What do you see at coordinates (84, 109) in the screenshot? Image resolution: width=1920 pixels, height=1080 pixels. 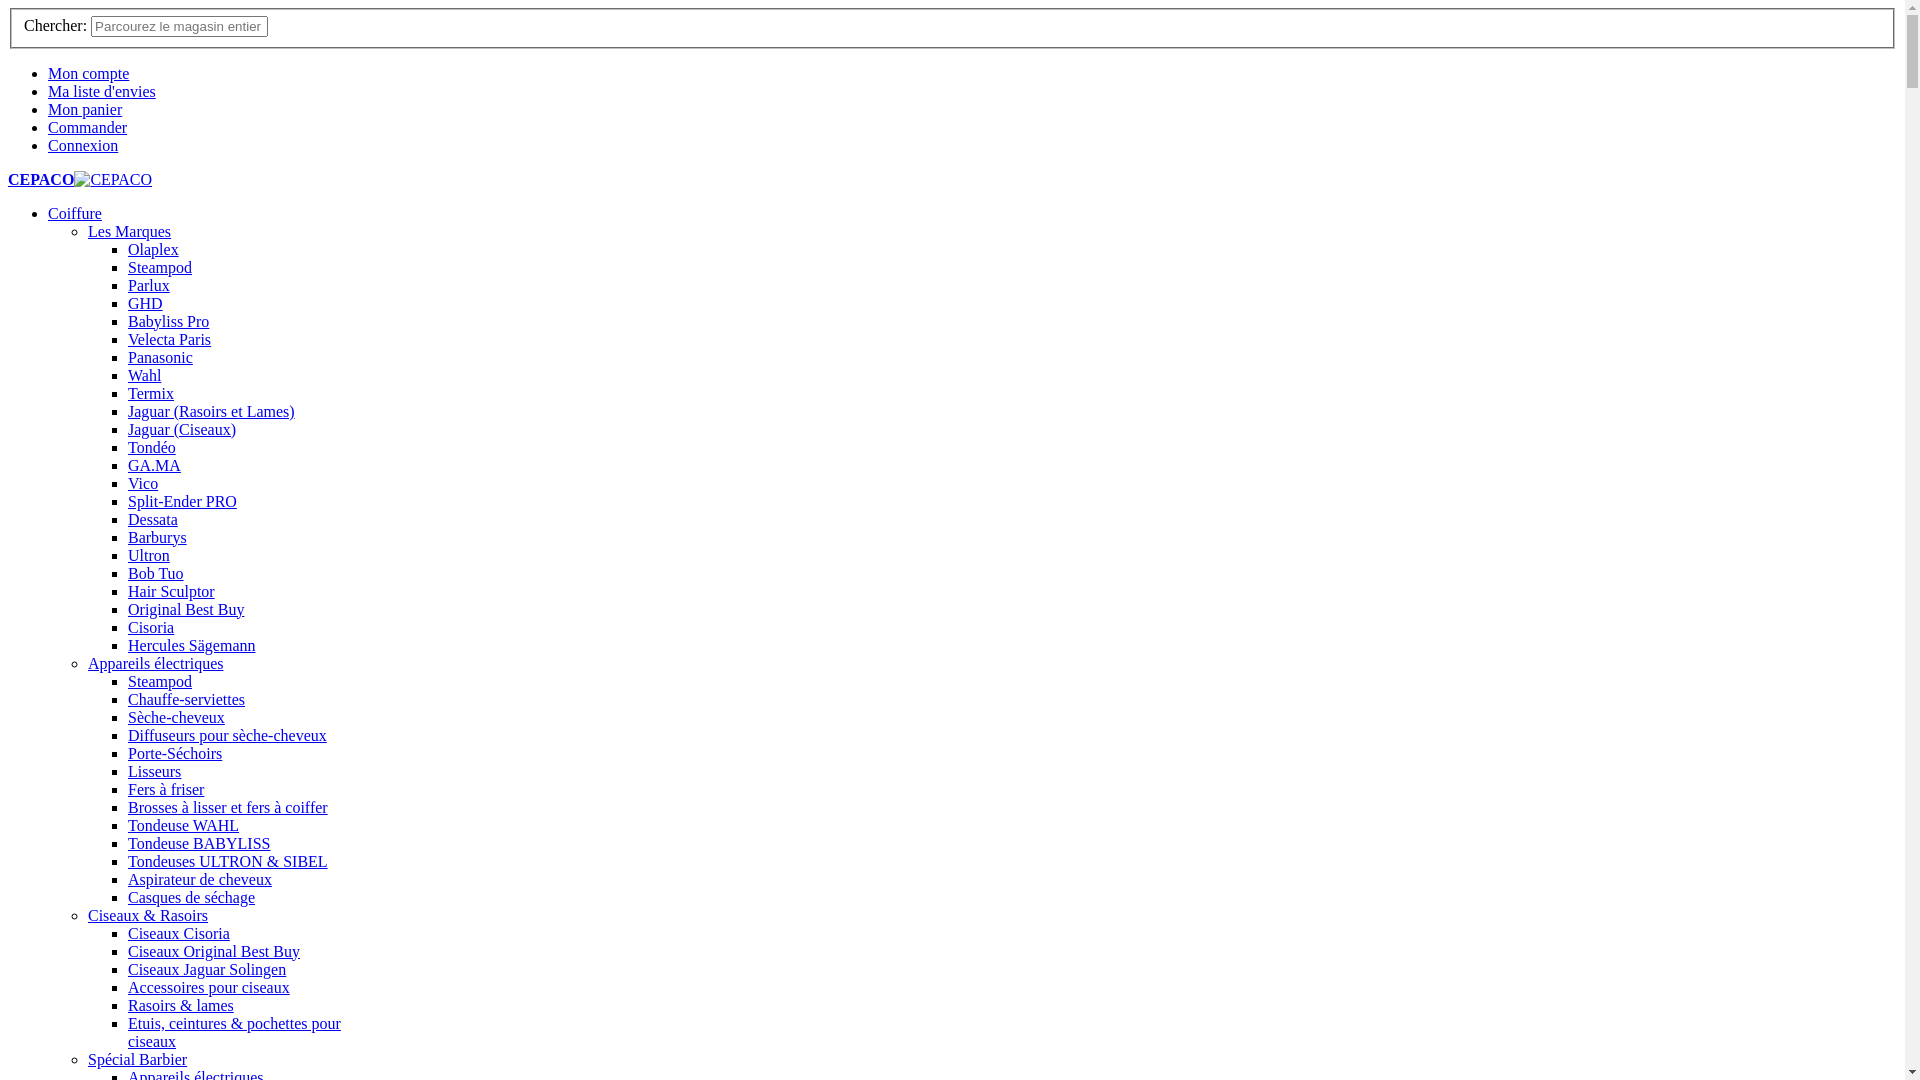 I see `'Mon panier'` at bounding box center [84, 109].